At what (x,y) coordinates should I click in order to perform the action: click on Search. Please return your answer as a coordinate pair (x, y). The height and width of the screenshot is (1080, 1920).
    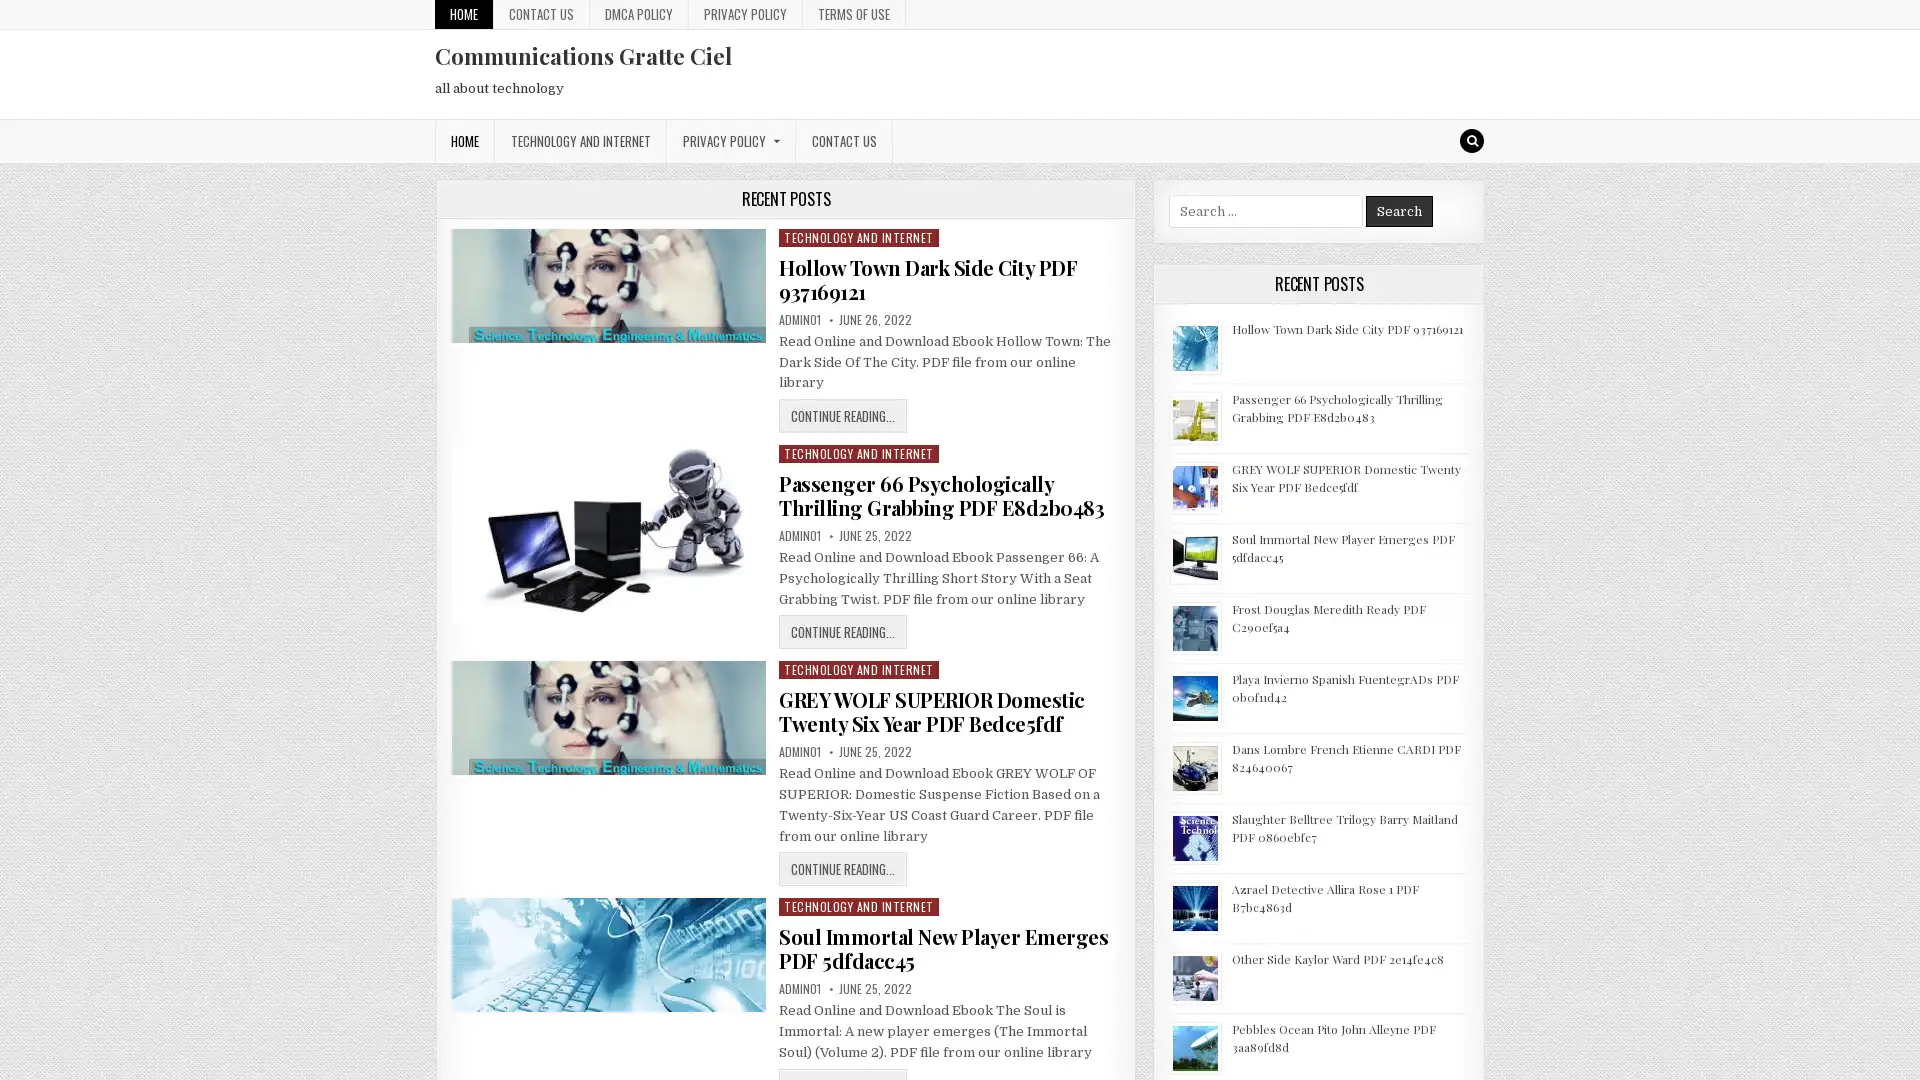
    Looking at the image, I should click on (1398, 211).